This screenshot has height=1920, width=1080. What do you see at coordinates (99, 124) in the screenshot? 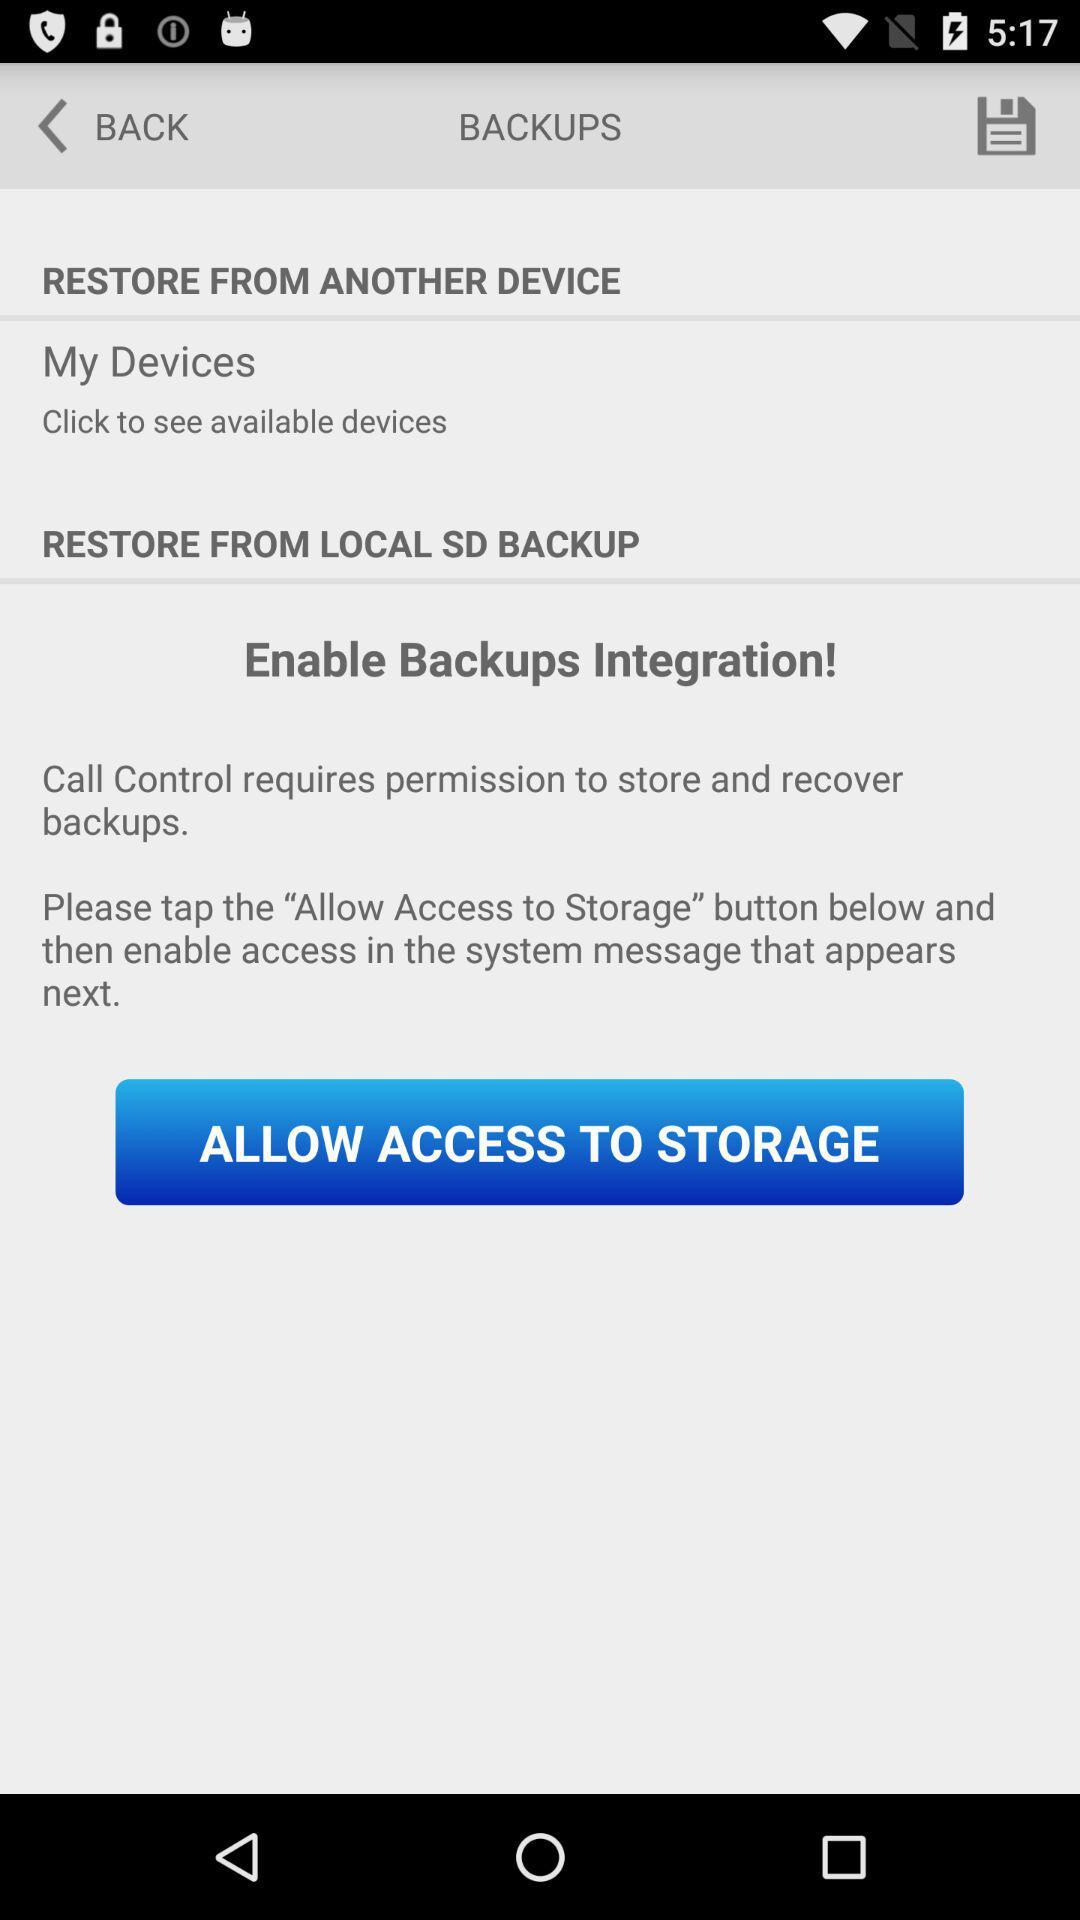
I see `the icon to the left of backups icon` at bounding box center [99, 124].